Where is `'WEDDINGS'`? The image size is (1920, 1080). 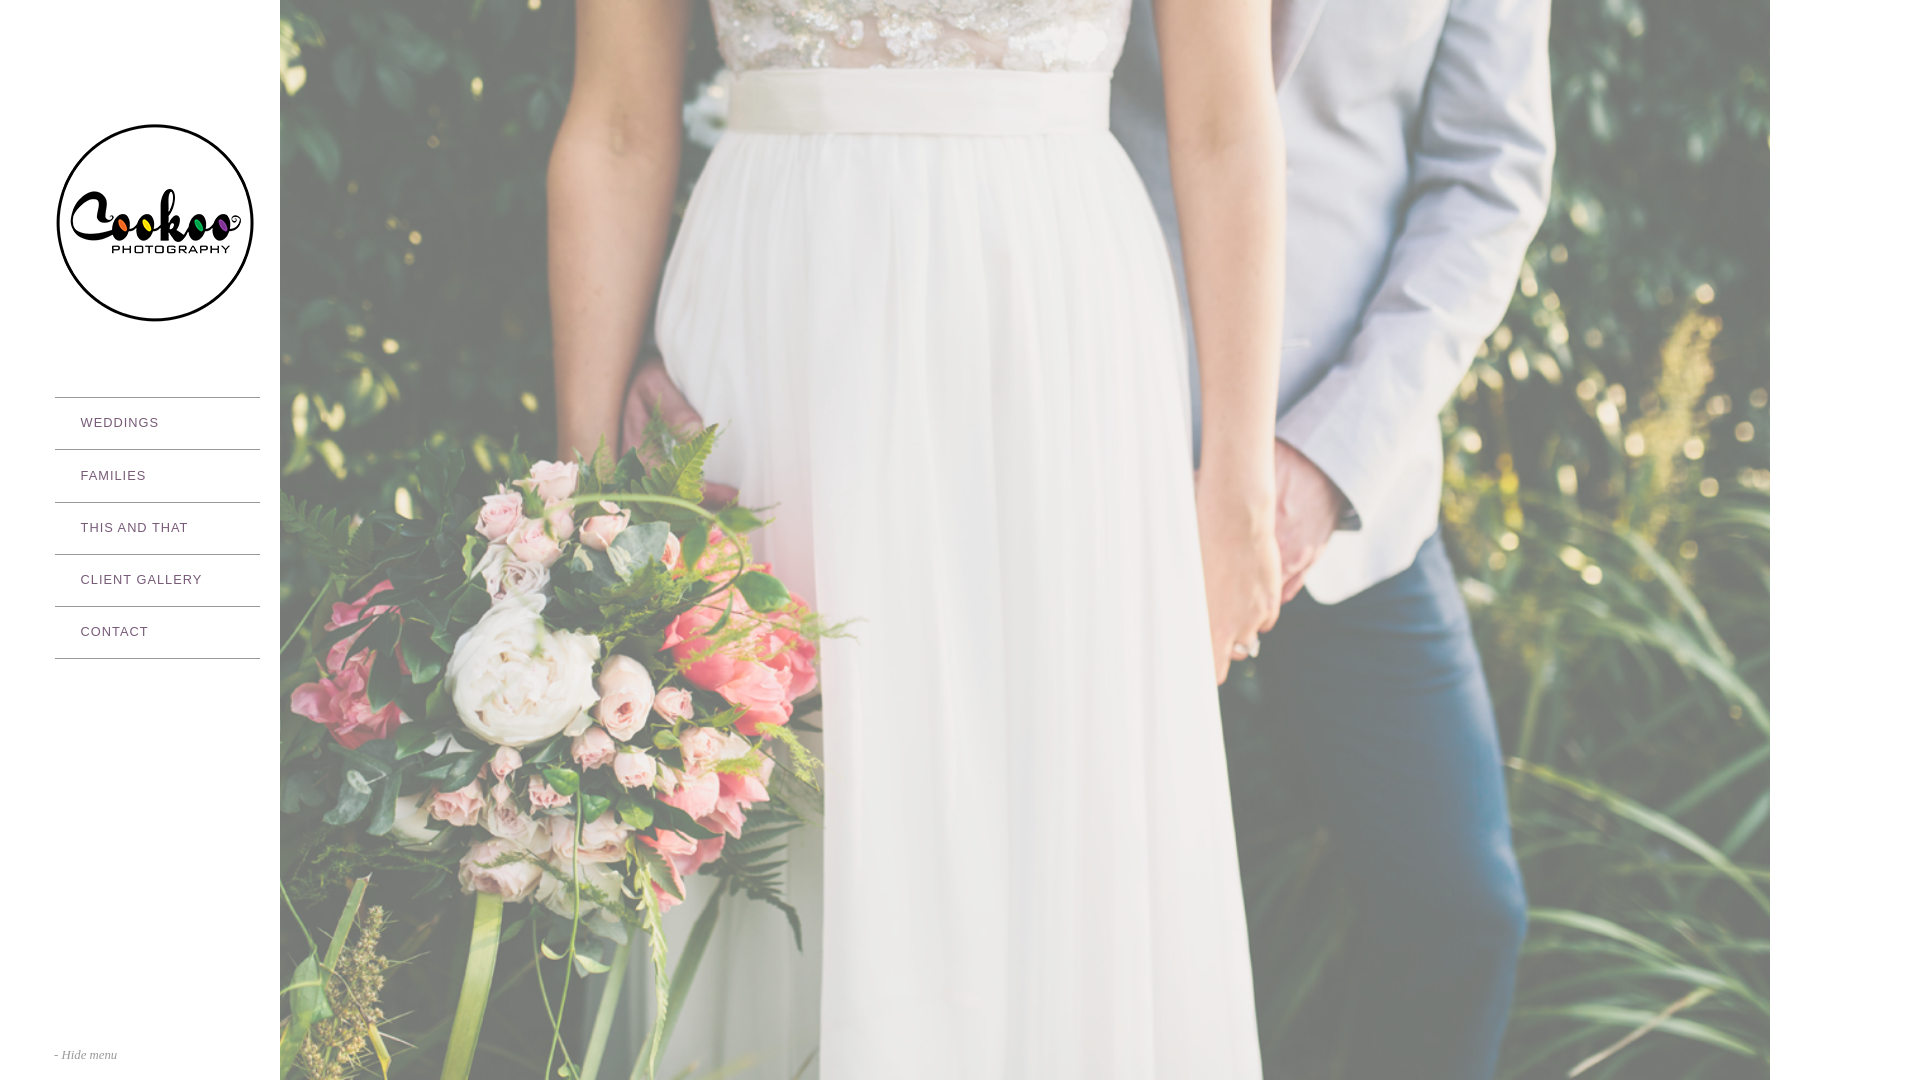 'WEDDINGS' is located at coordinates (156, 422).